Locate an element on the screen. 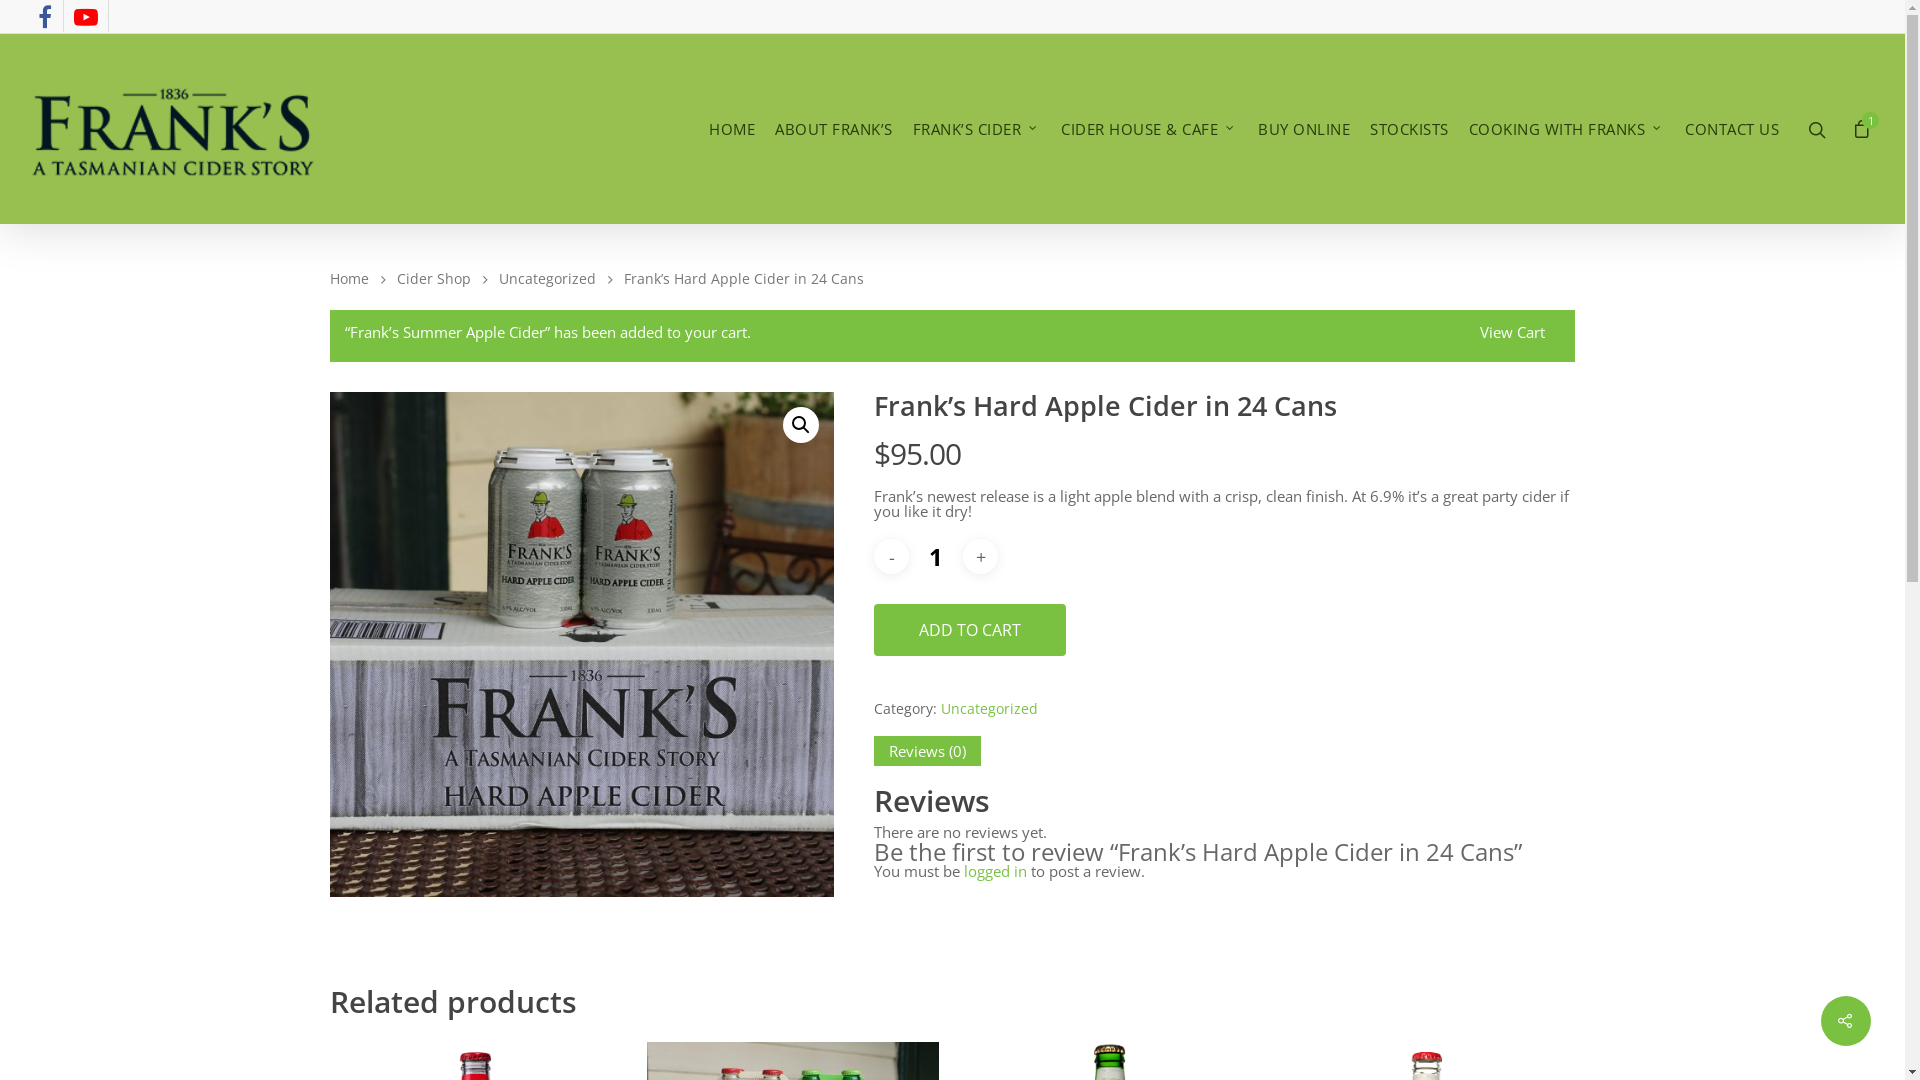 This screenshot has width=1920, height=1080. 'STOCKISTS' is located at coordinates (1408, 129).